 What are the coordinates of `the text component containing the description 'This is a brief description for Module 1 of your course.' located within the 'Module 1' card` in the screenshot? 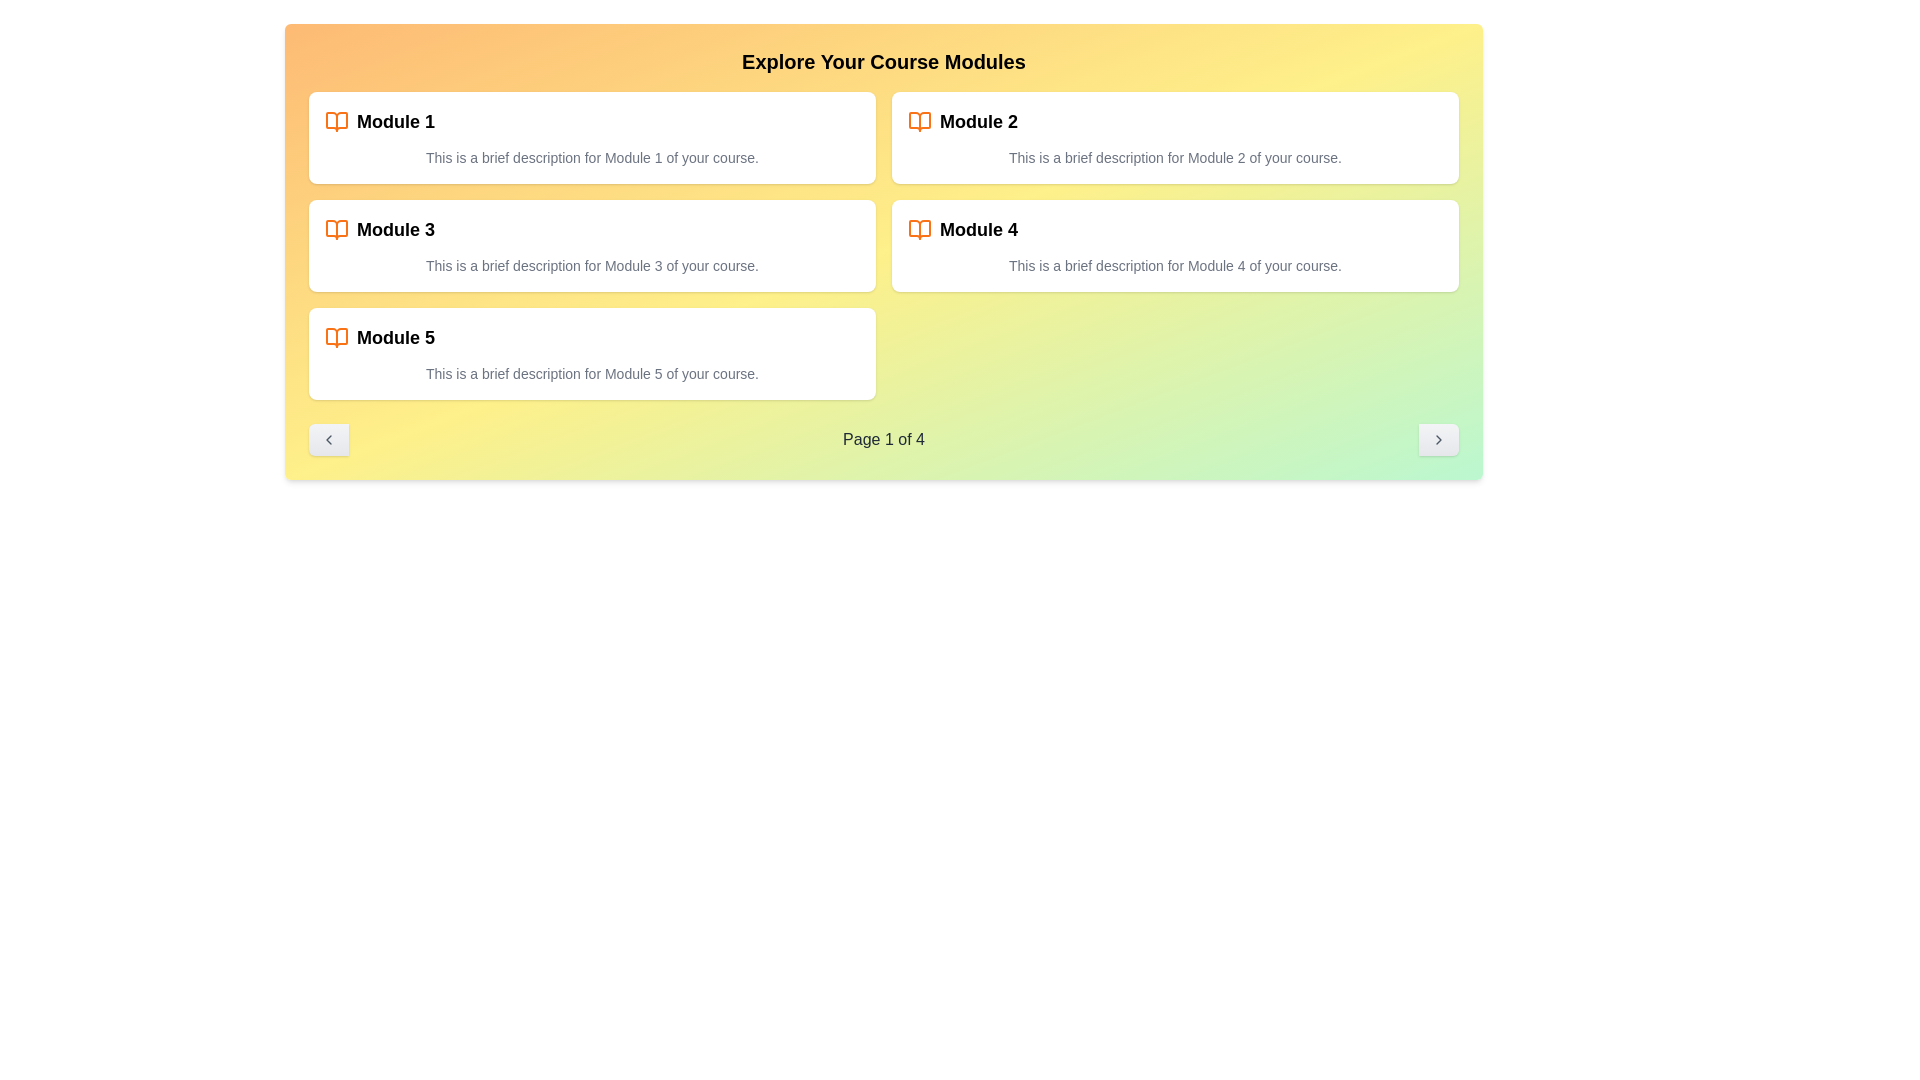 It's located at (591, 157).